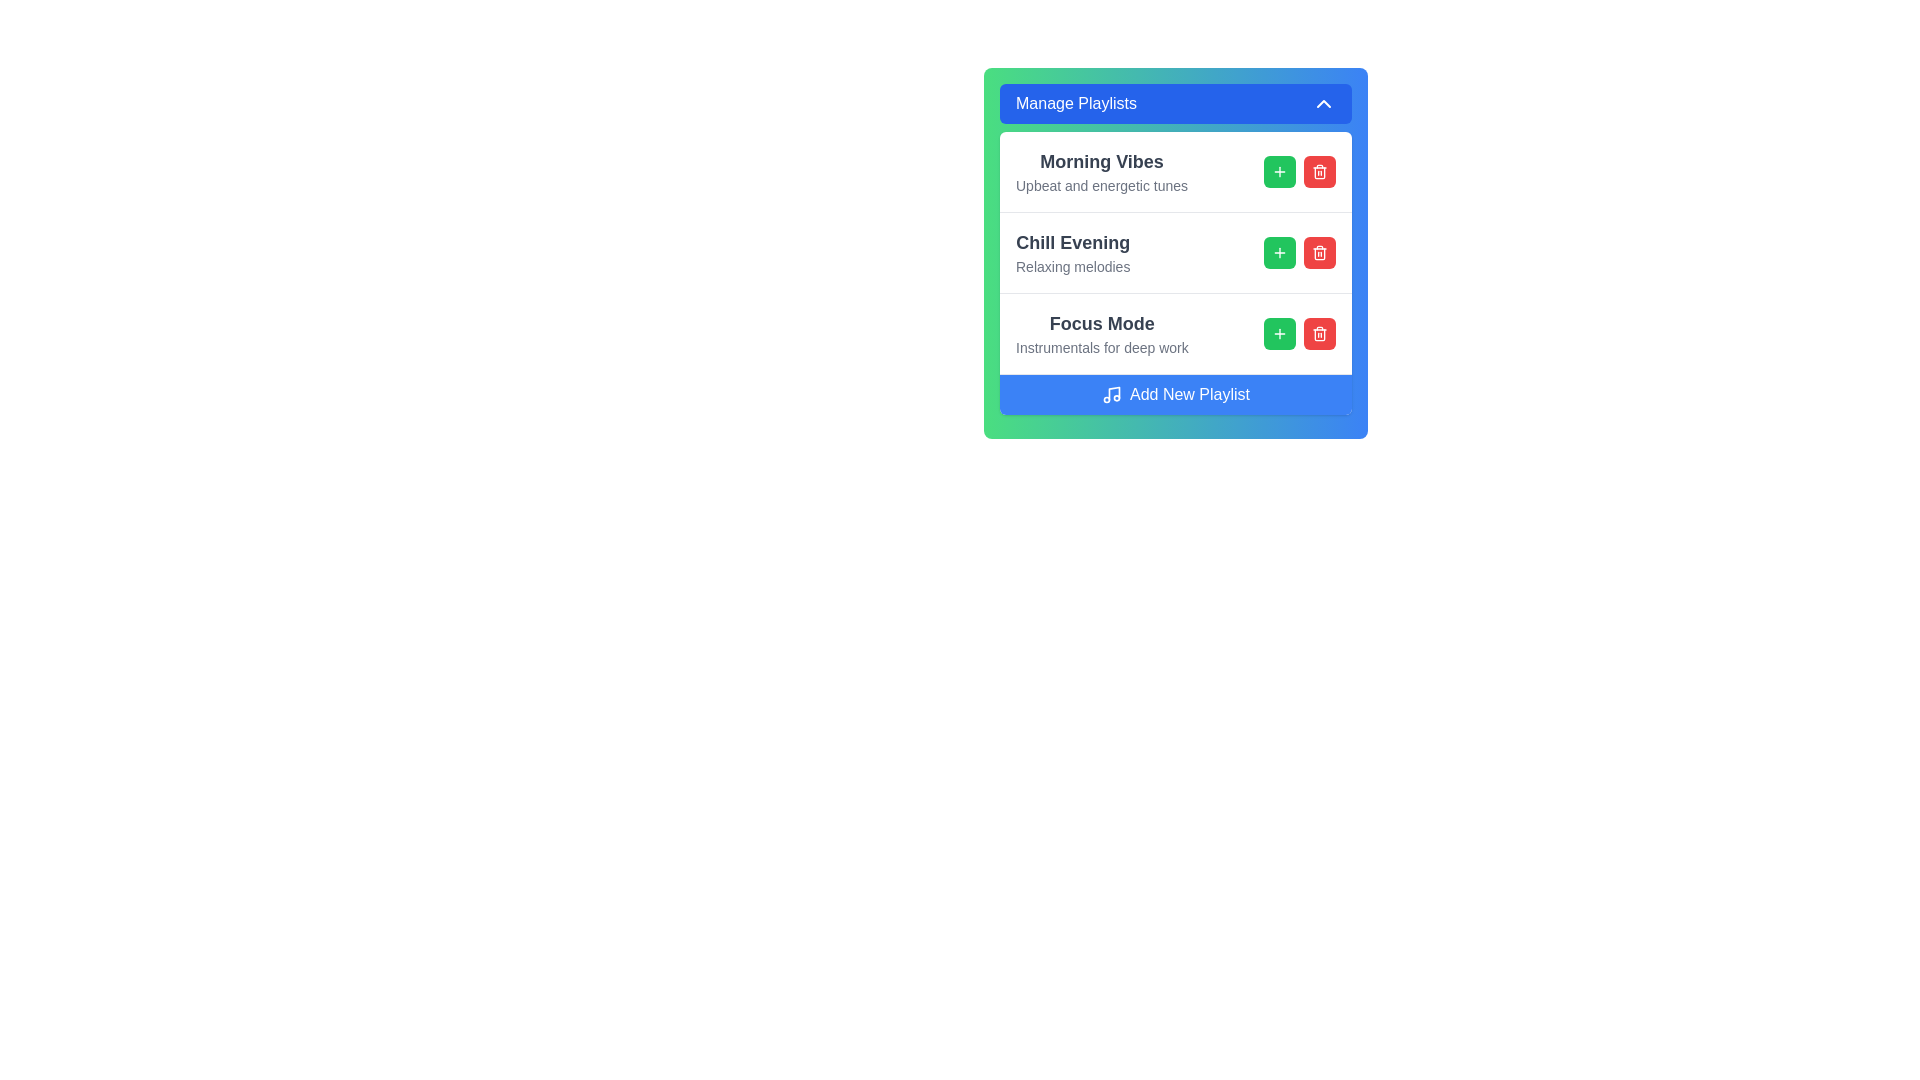 The image size is (1920, 1080). Describe the element at coordinates (1176, 104) in the screenshot. I see `the button at the top of the playlist management card` at that location.